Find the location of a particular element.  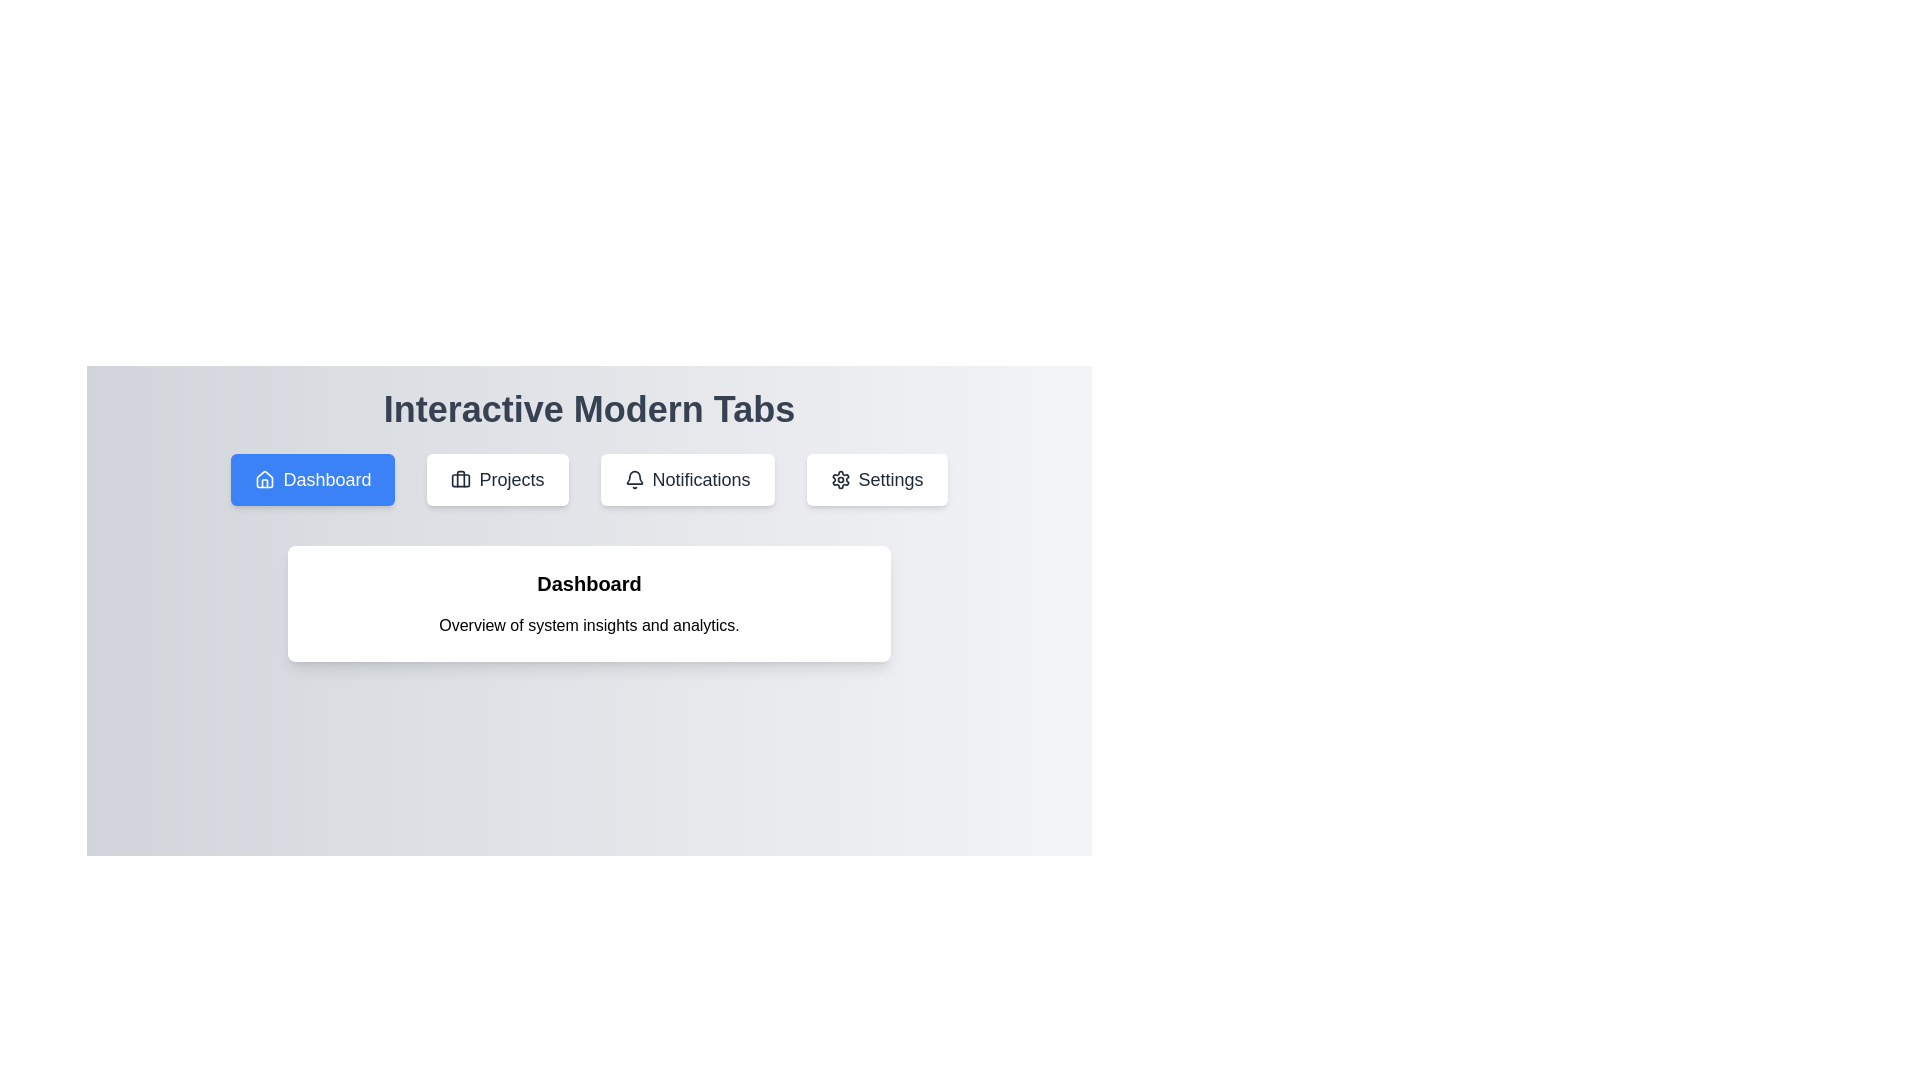

the blue 'Dashboard' button with a house icon is located at coordinates (312, 479).